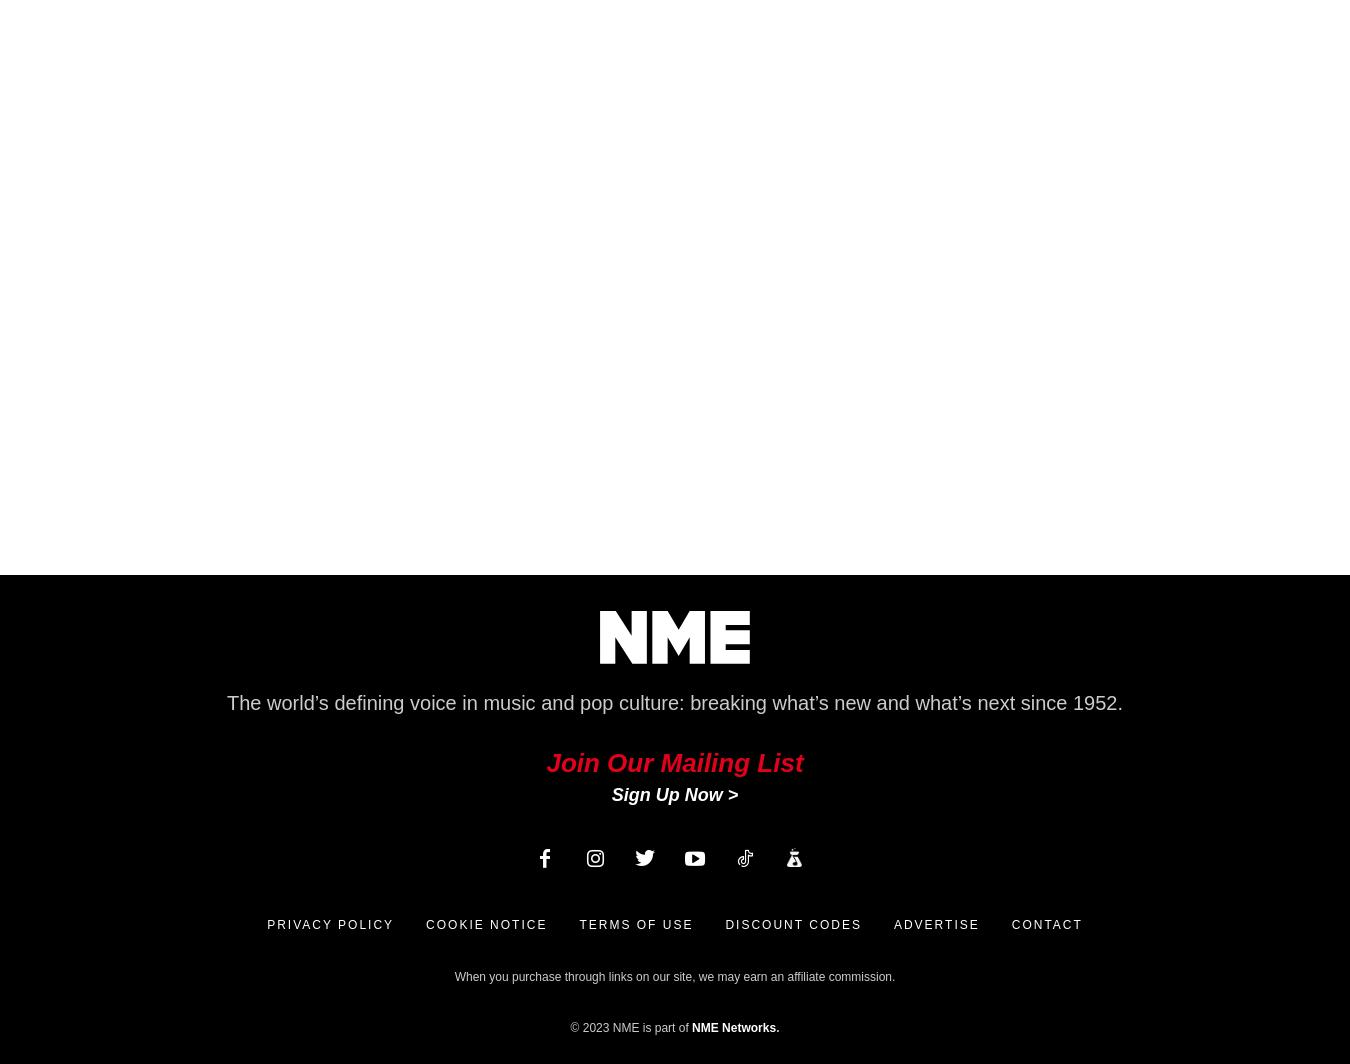 The height and width of the screenshot is (1064, 1350). Describe the element at coordinates (674, 976) in the screenshot. I see `'When you purchase through links on our site, we may earn an affiliate commission.'` at that location.